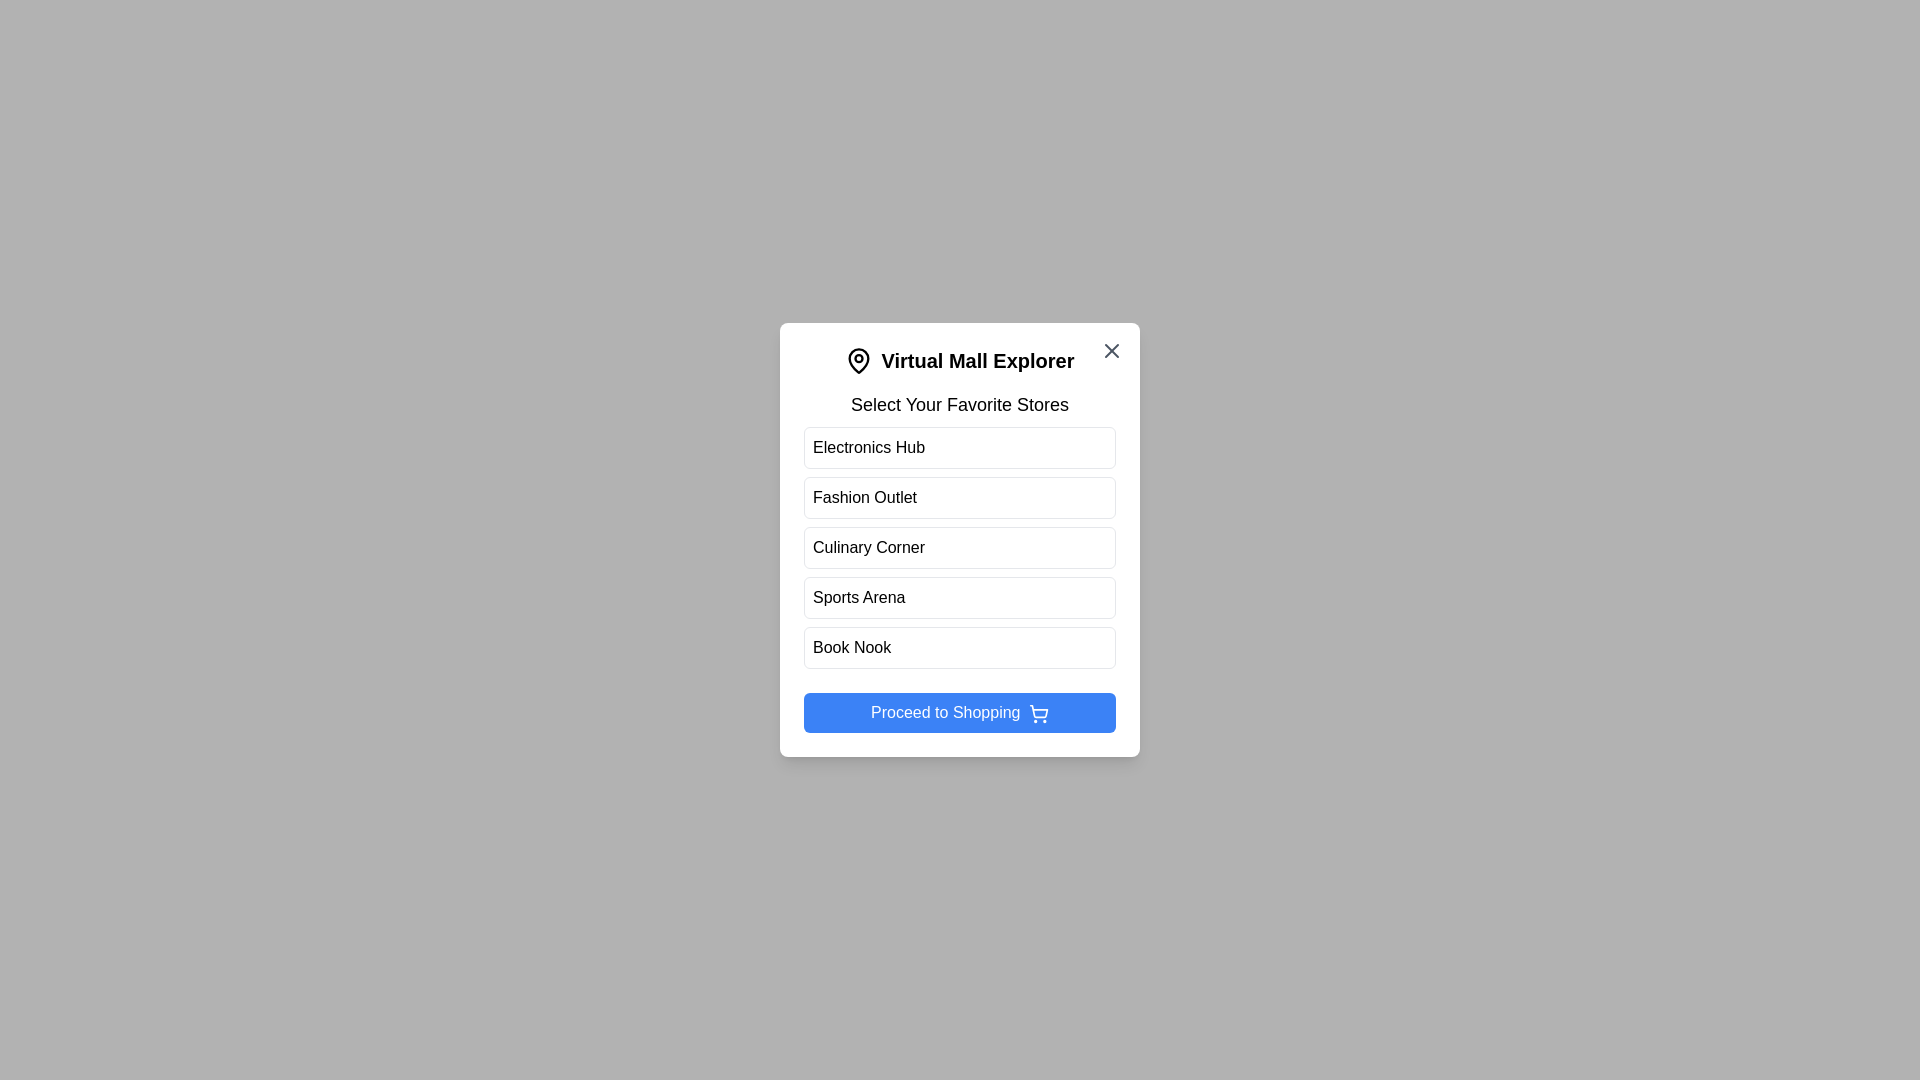 This screenshot has height=1080, width=1920. What do you see at coordinates (1038, 712) in the screenshot?
I see `the shopping cart icon located on the right side of the 'Proceed to Shopping' button` at bounding box center [1038, 712].